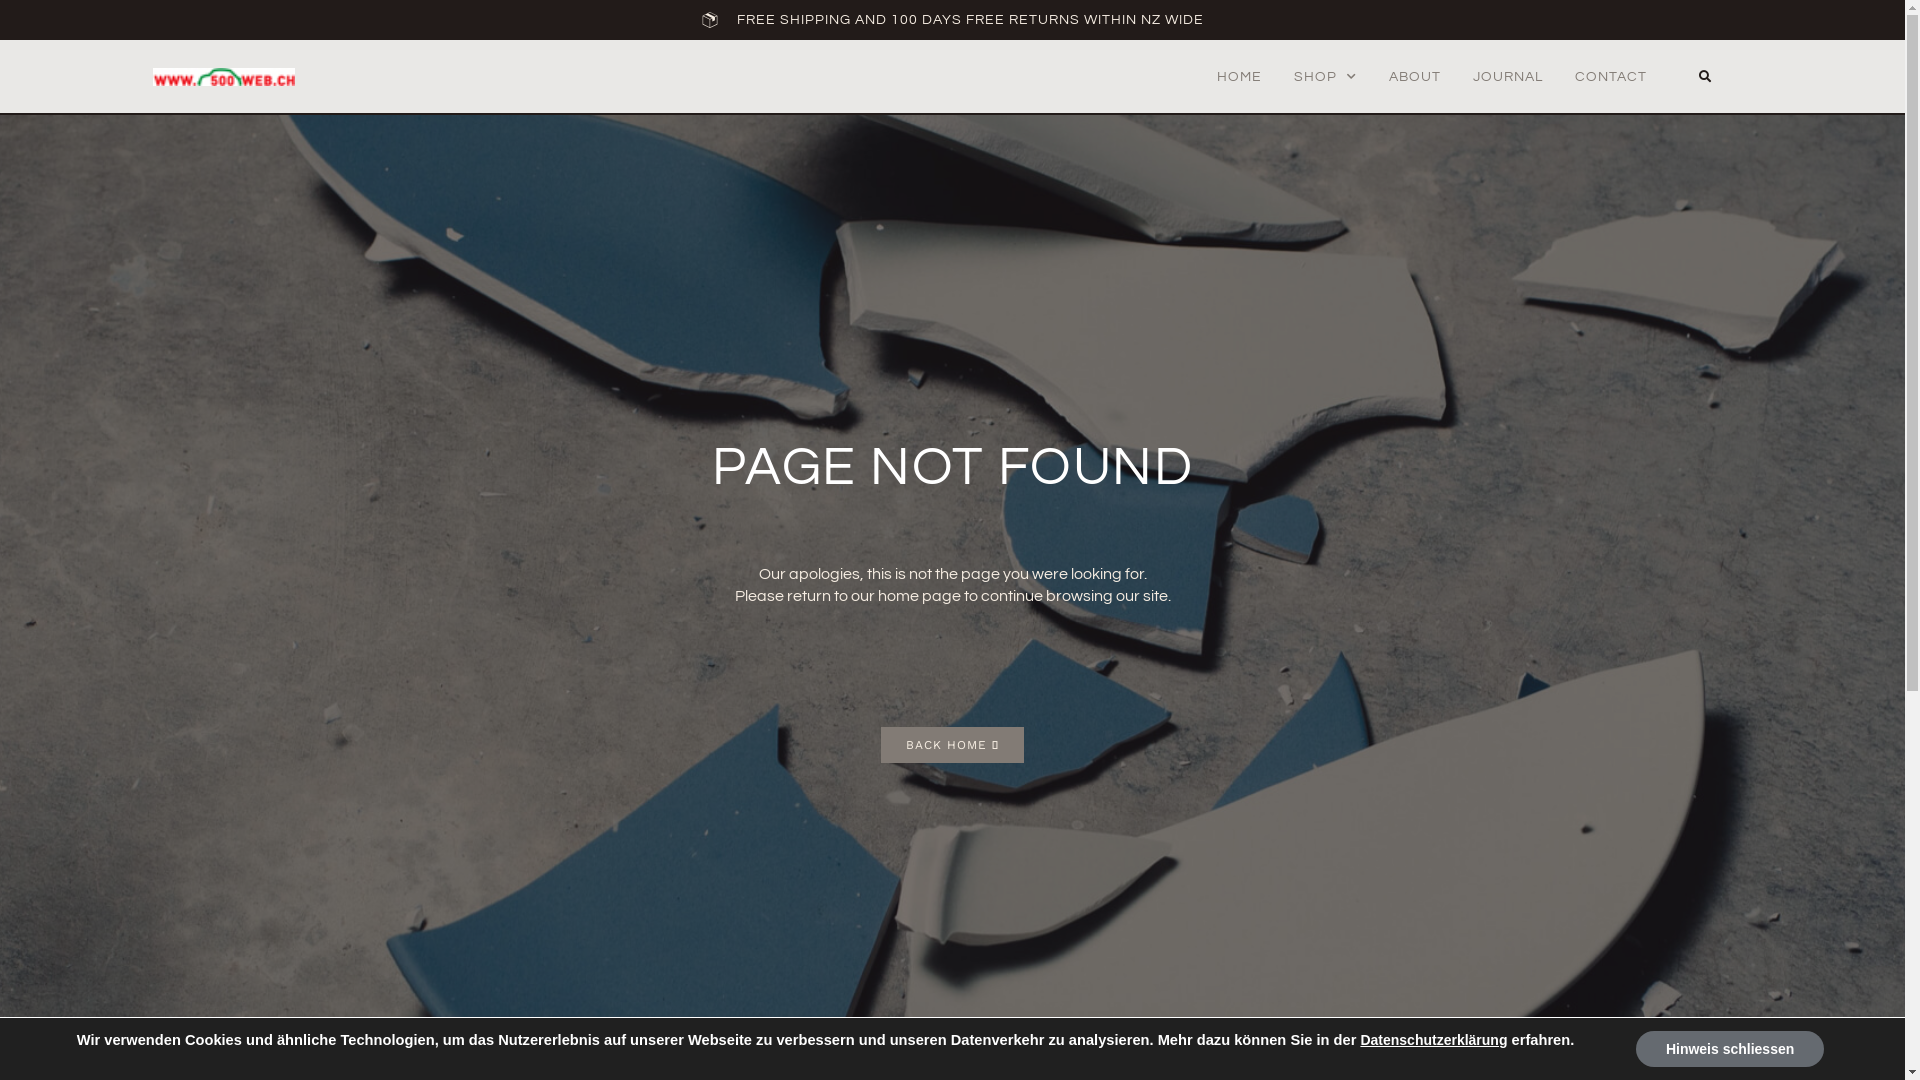 The image size is (1920, 1080). I want to click on 'SHOP', so click(1325, 76).